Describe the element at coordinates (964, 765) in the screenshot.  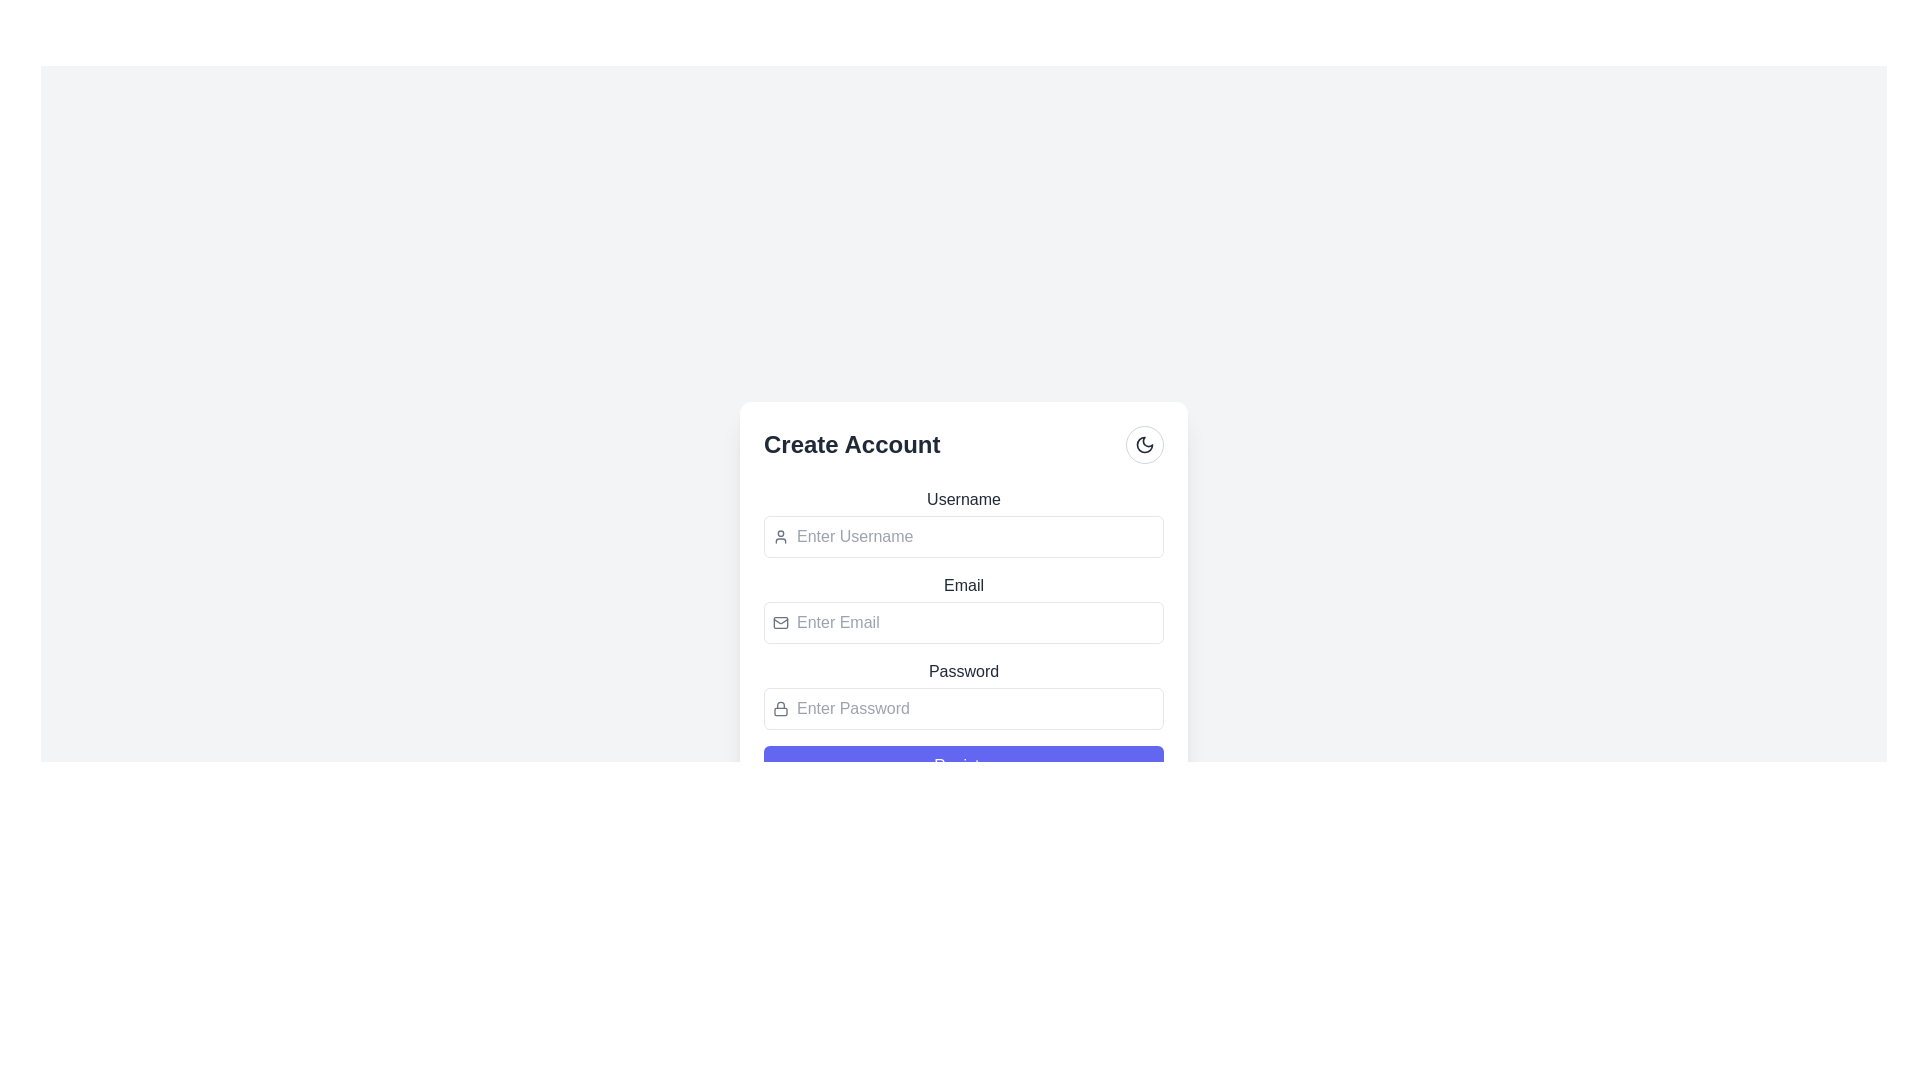
I see `the 'Register' button with a purple background and white text` at that location.